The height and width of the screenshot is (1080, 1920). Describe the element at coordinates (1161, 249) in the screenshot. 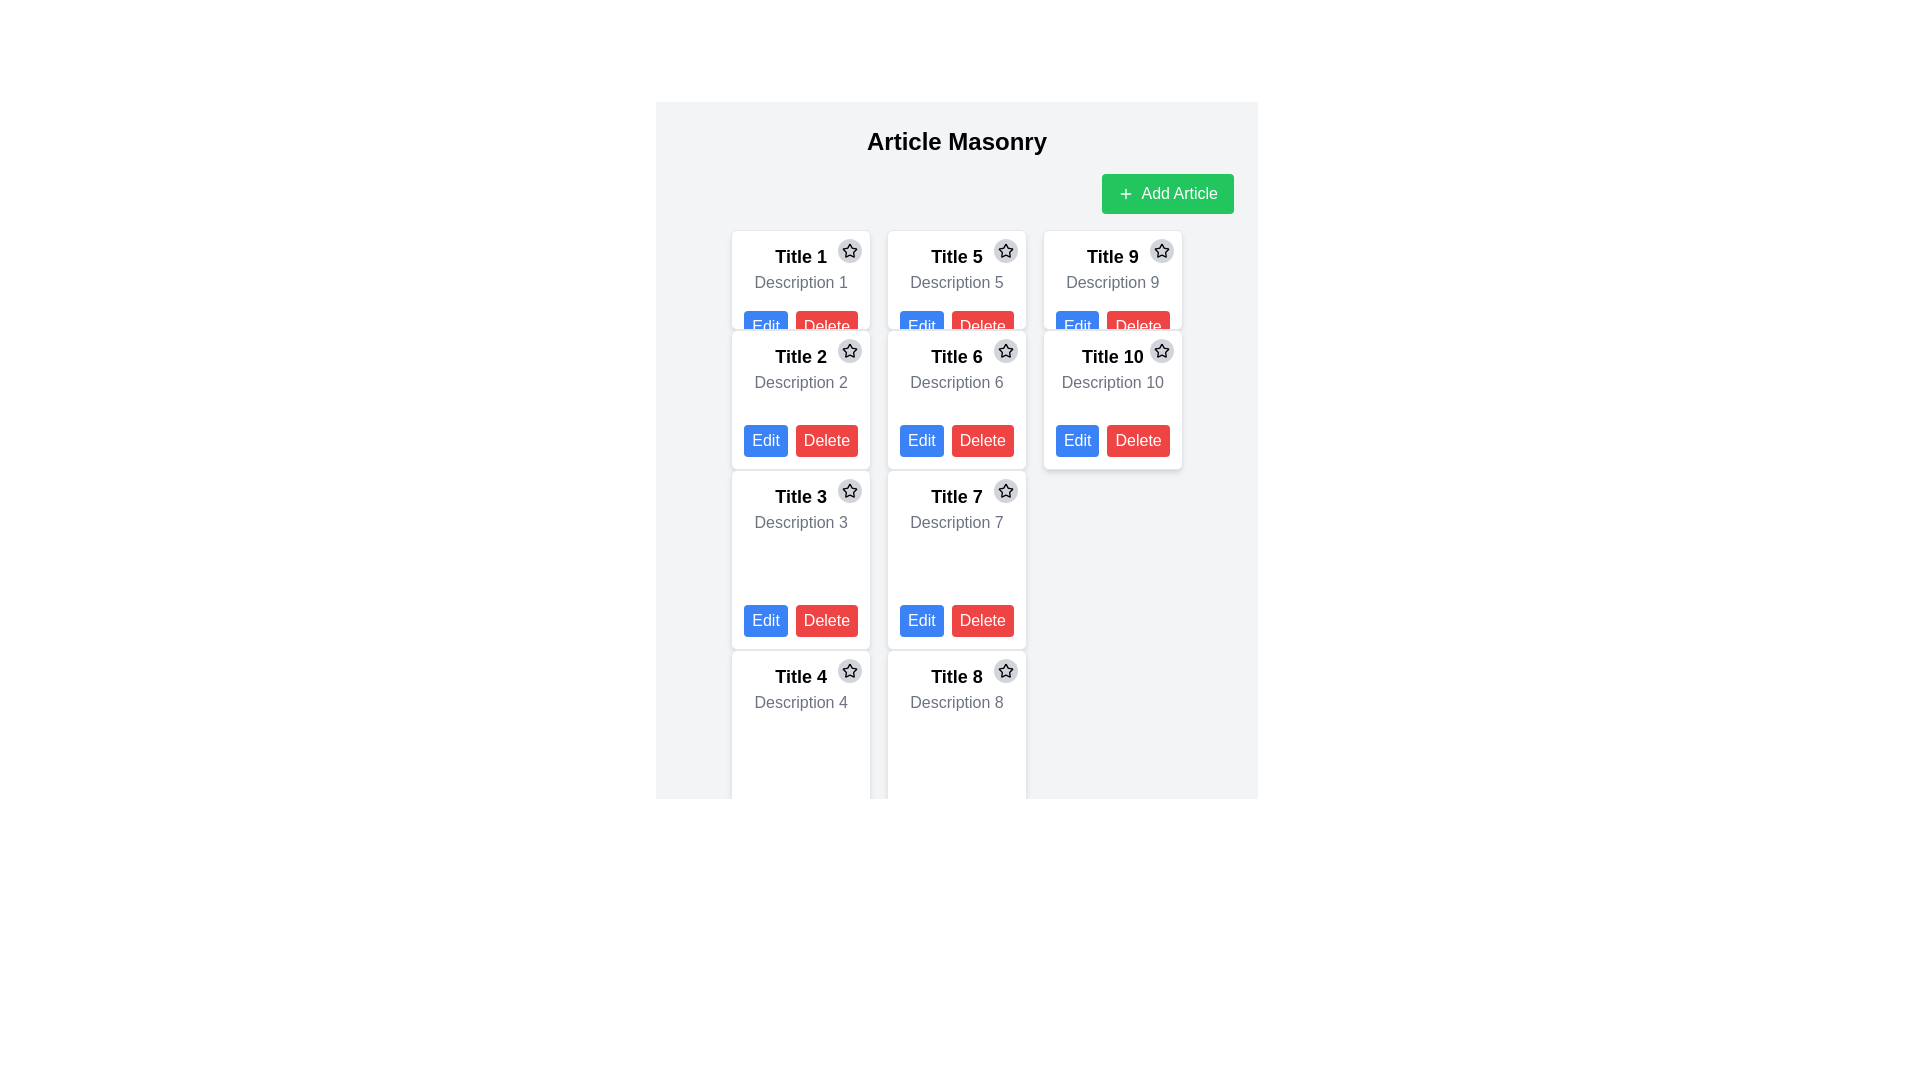

I see `the status icon in the upper-right corner of the card labeled 'Title 9'` at that location.